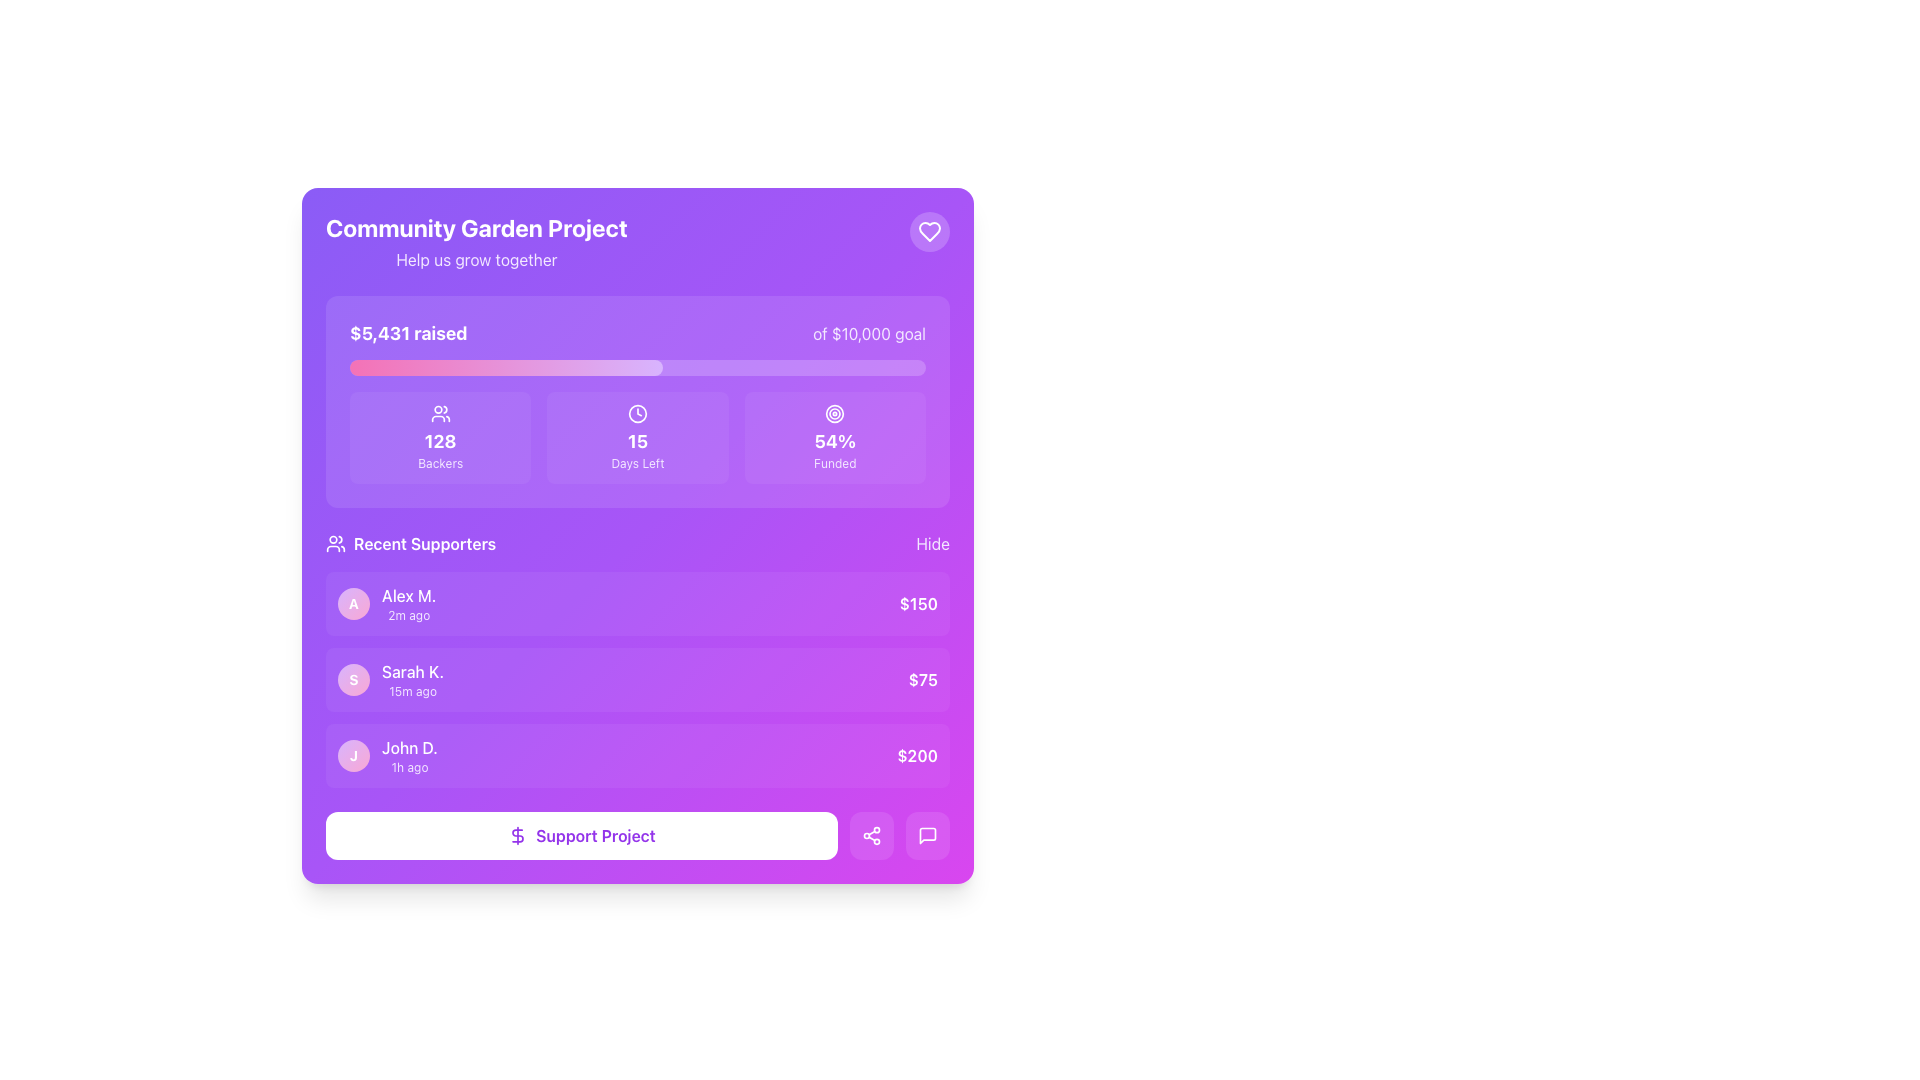 The image size is (1920, 1080). What do you see at coordinates (926, 836) in the screenshot?
I see `the chat bubble icon located at the bottom-right corner of the purple project card` at bounding box center [926, 836].